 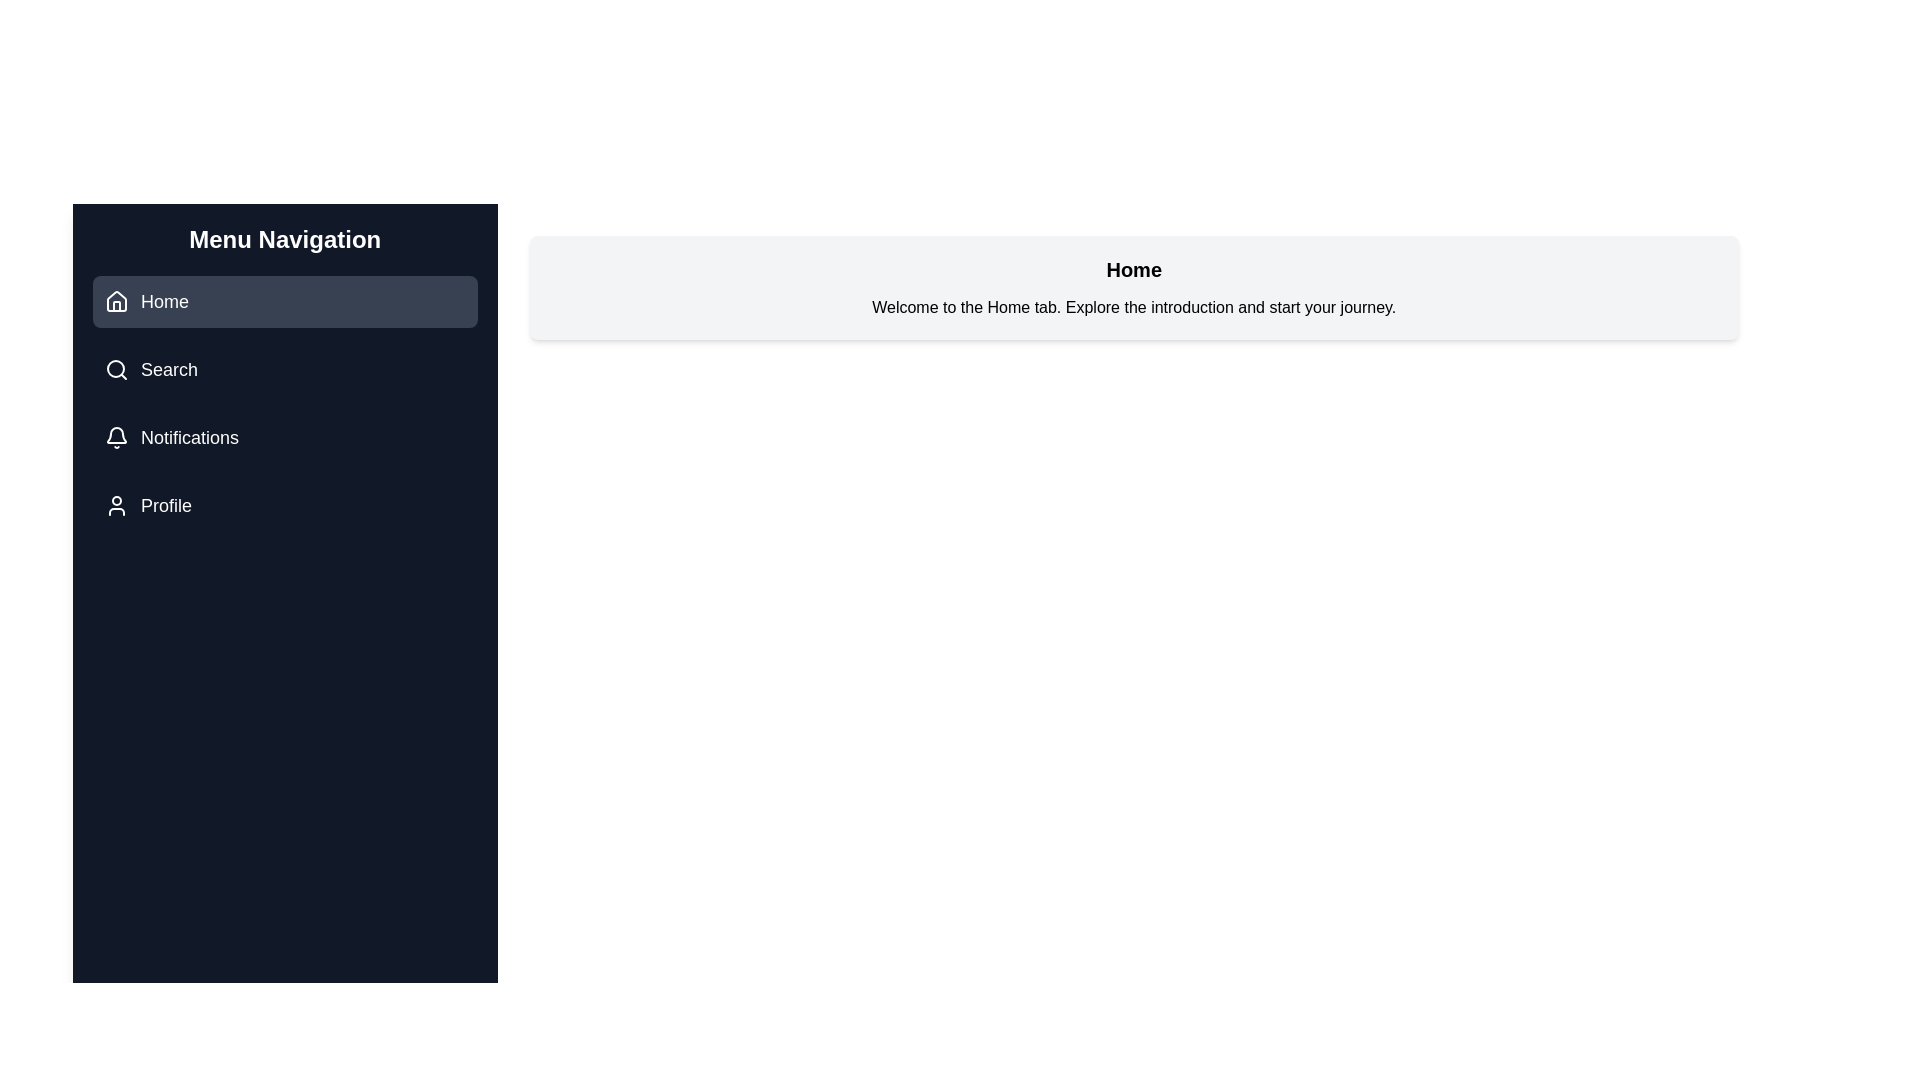 What do you see at coordinates (284, 301) in the screenshot?
I see `the tab labeled Home to view its content` at bounding box center [284, 301].